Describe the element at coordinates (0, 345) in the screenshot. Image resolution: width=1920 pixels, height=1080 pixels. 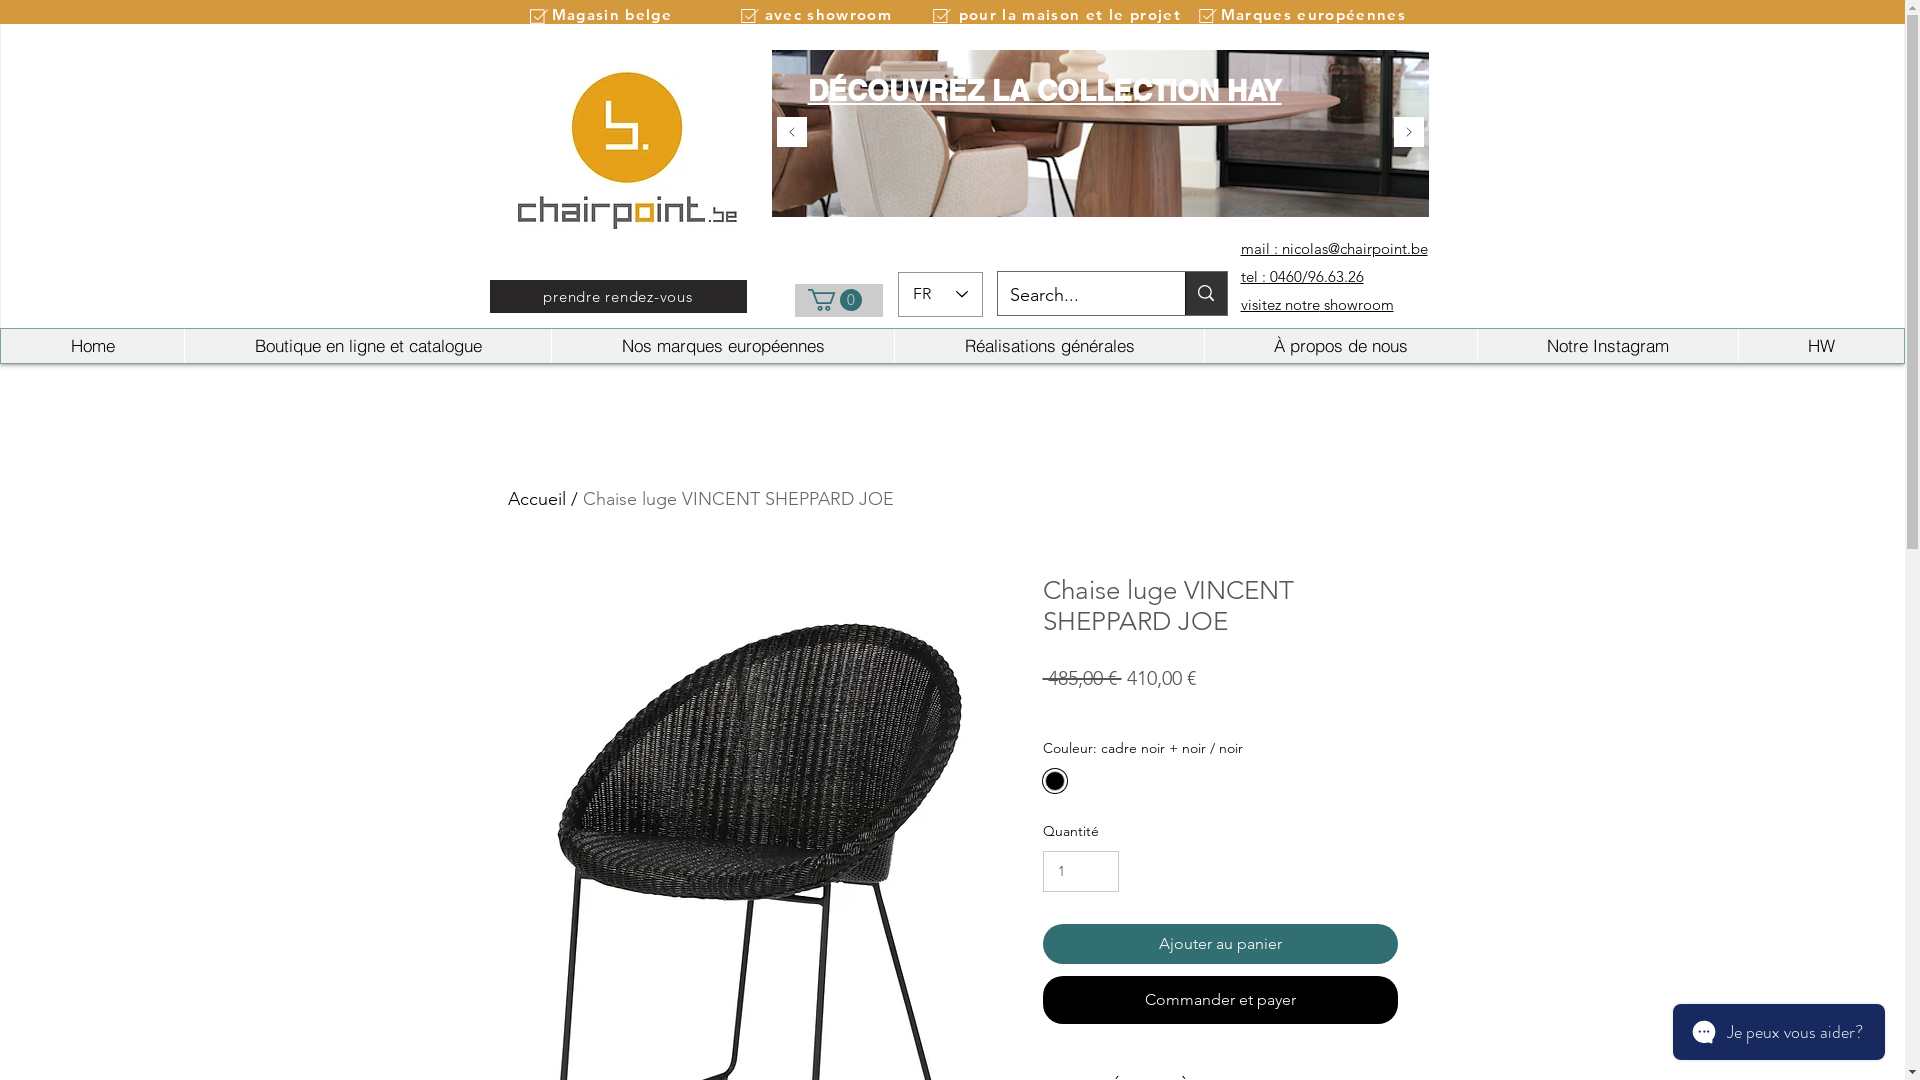
I see `'Home'` at that location.